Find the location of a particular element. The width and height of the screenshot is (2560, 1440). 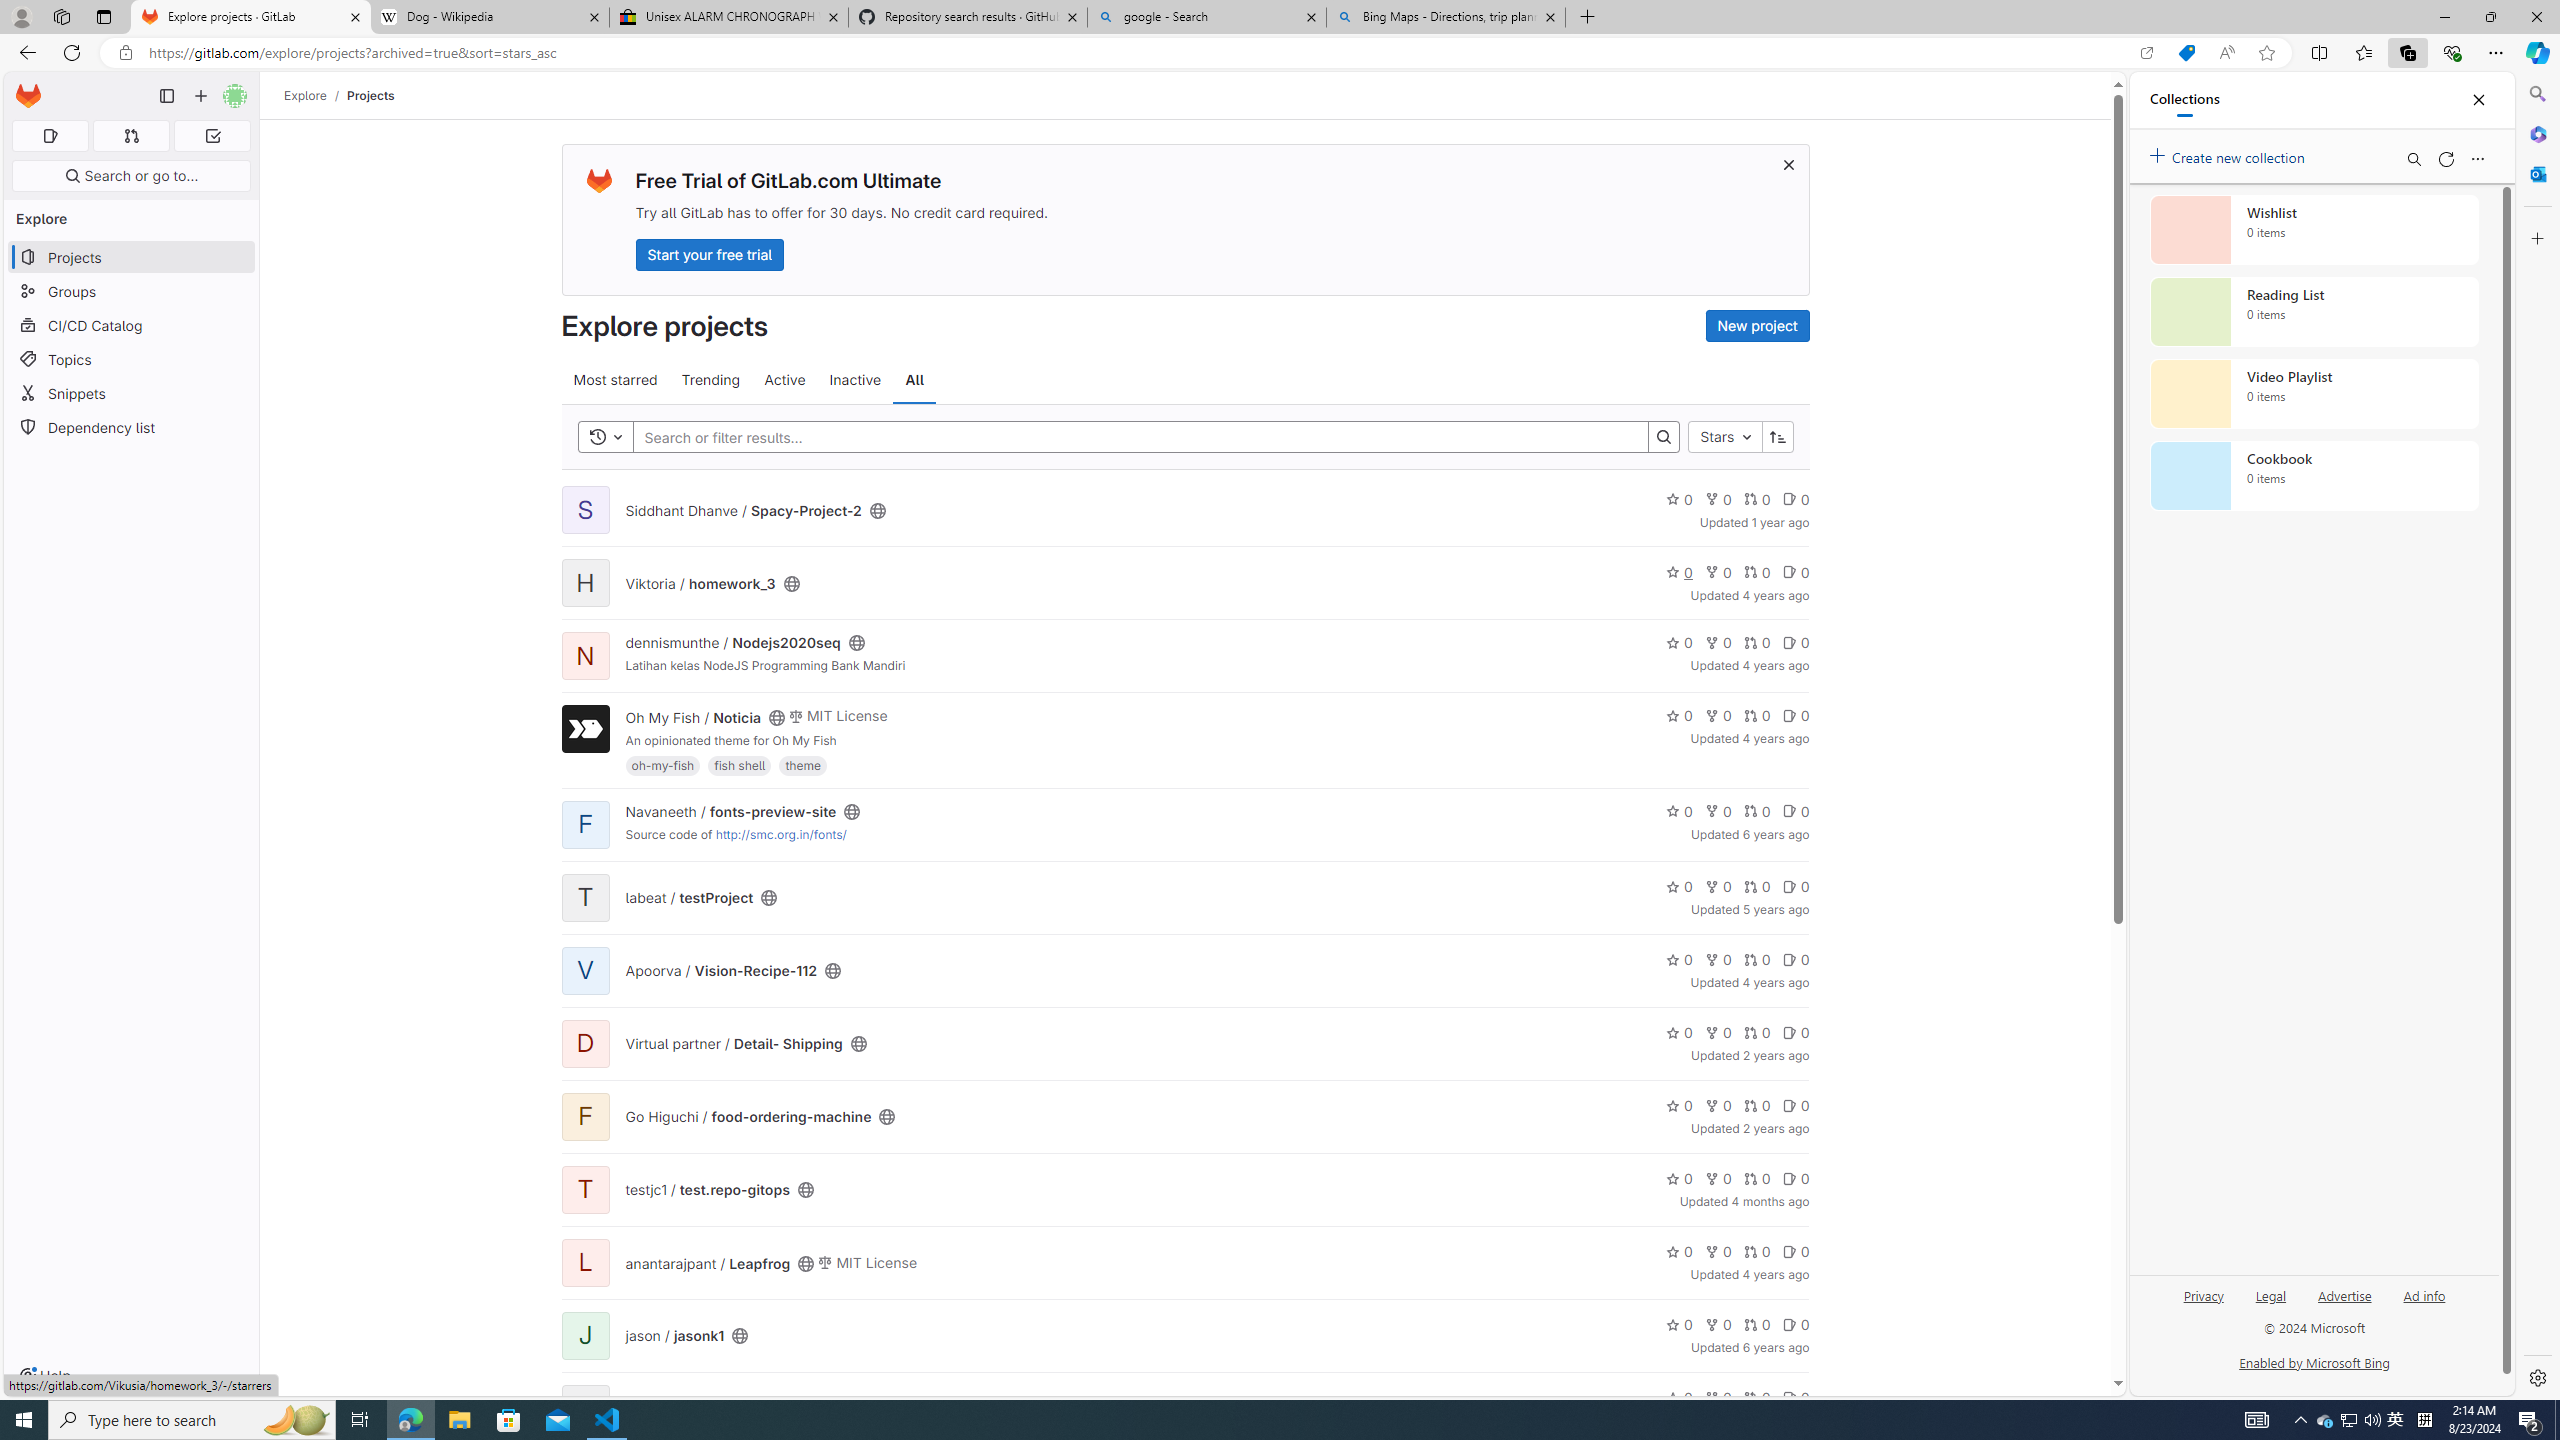

'VApoorva / Vision-Recipe-1120000Updated 4 years ago' is located at coordinates (1185, 970).